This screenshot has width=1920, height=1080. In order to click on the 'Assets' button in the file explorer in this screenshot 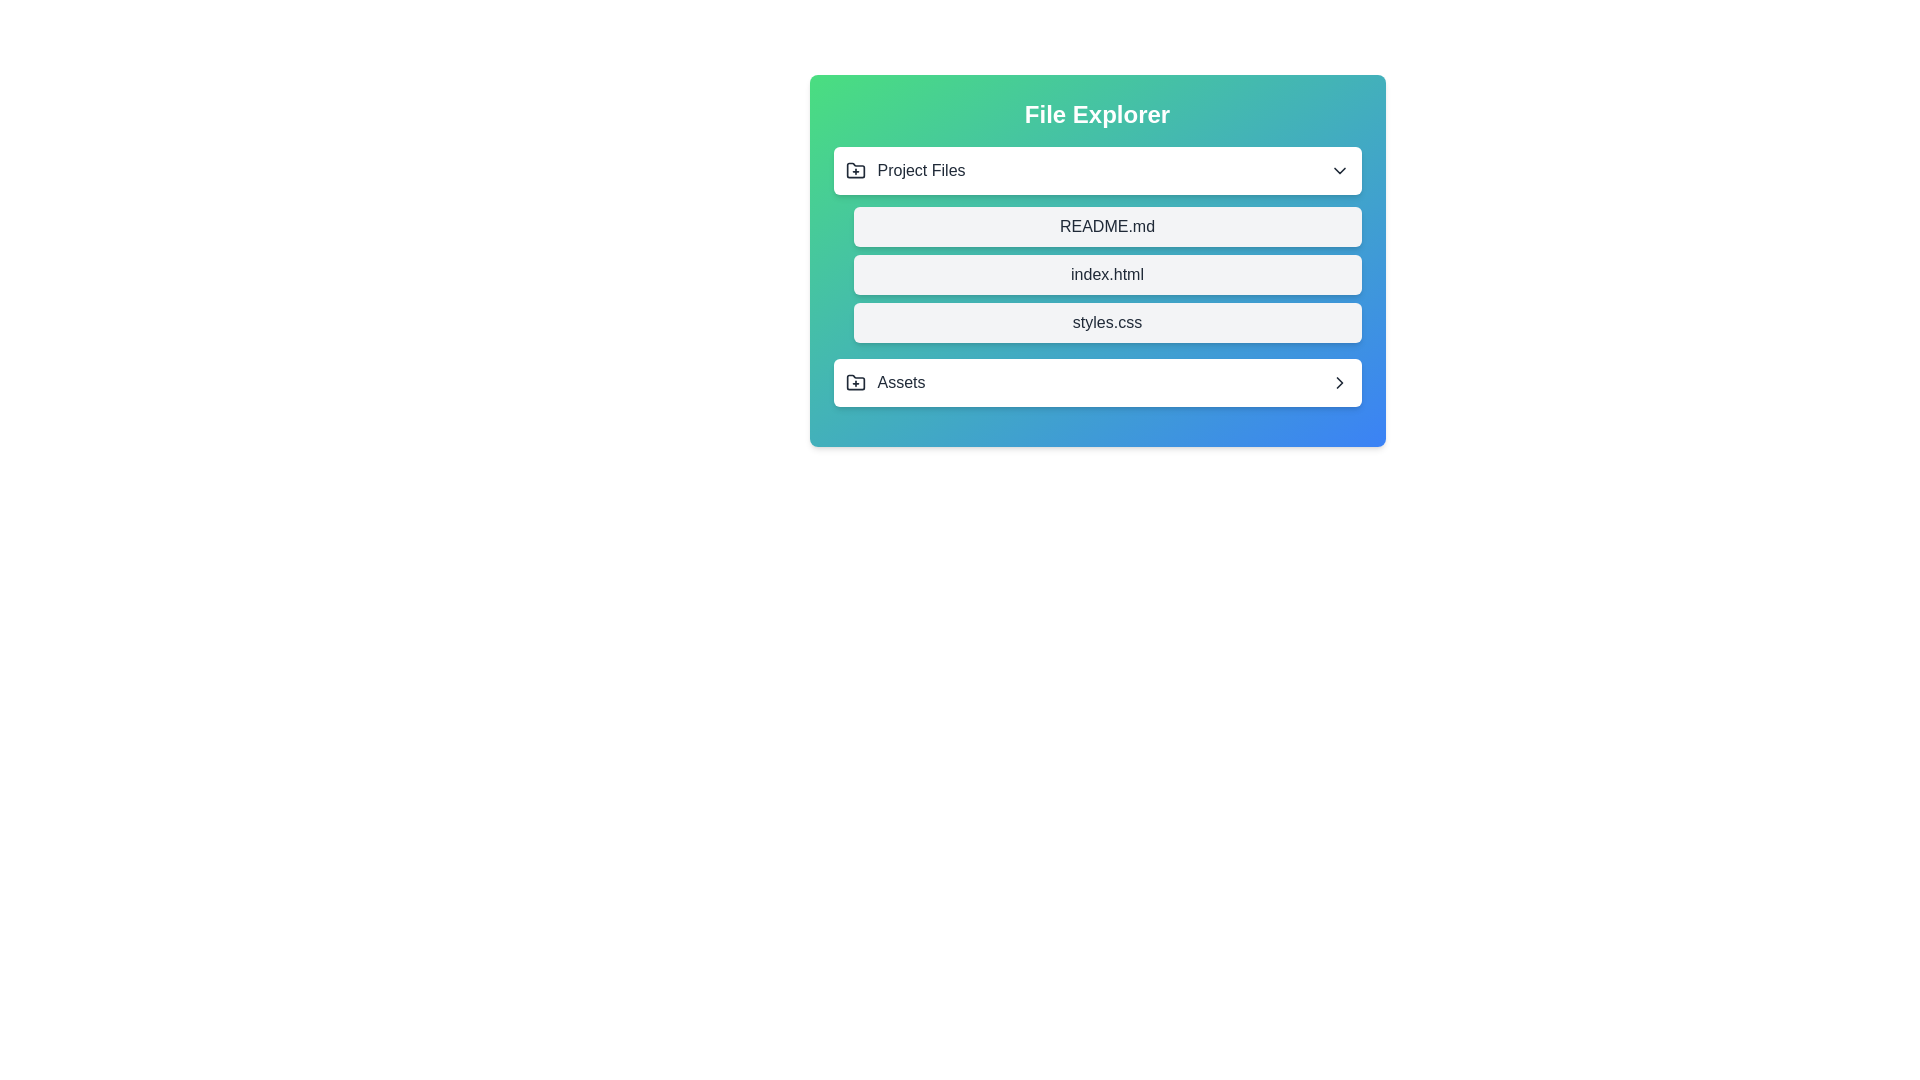, I will do `click(1096, 382)`.